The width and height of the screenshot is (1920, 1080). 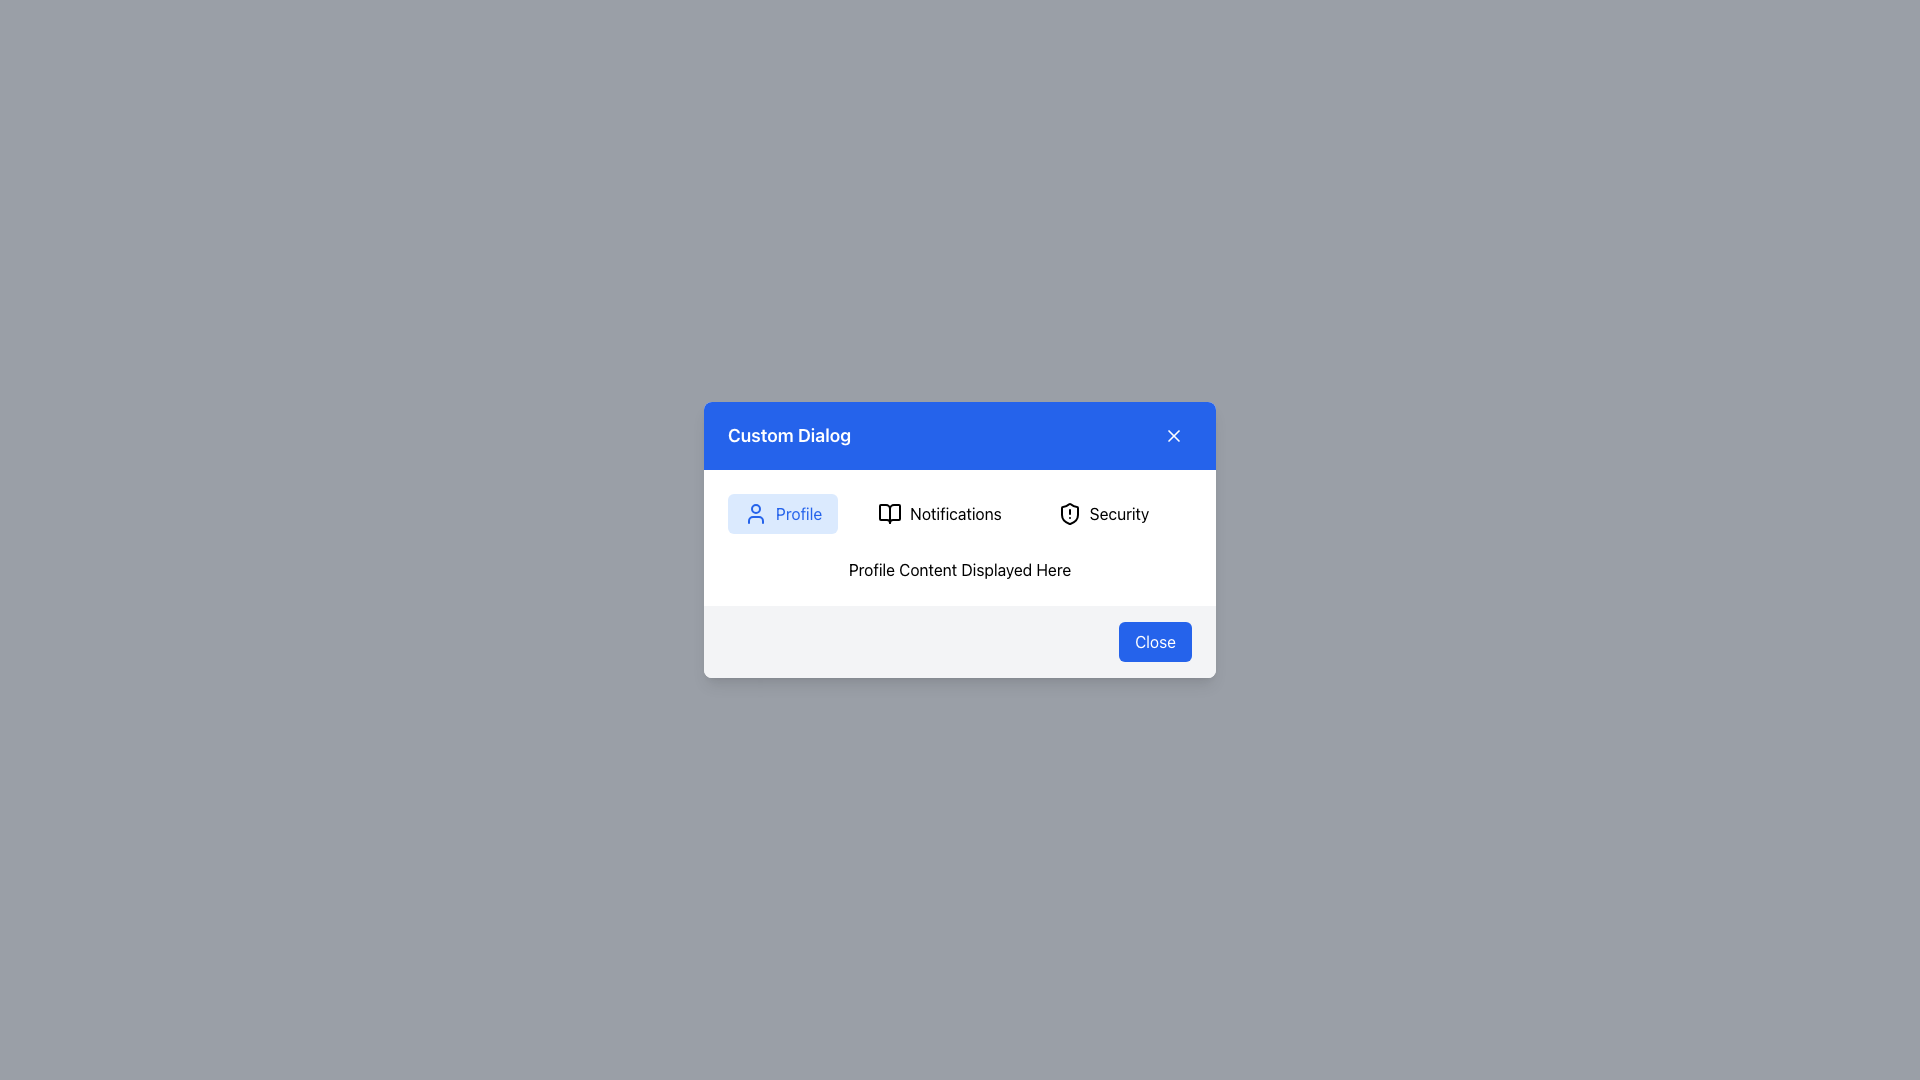 I want to click on the small square-shaped button with an 'X' icon in the top right corner of the blue header labeled 'Custom Dialog', so click(x=1174, y=434).